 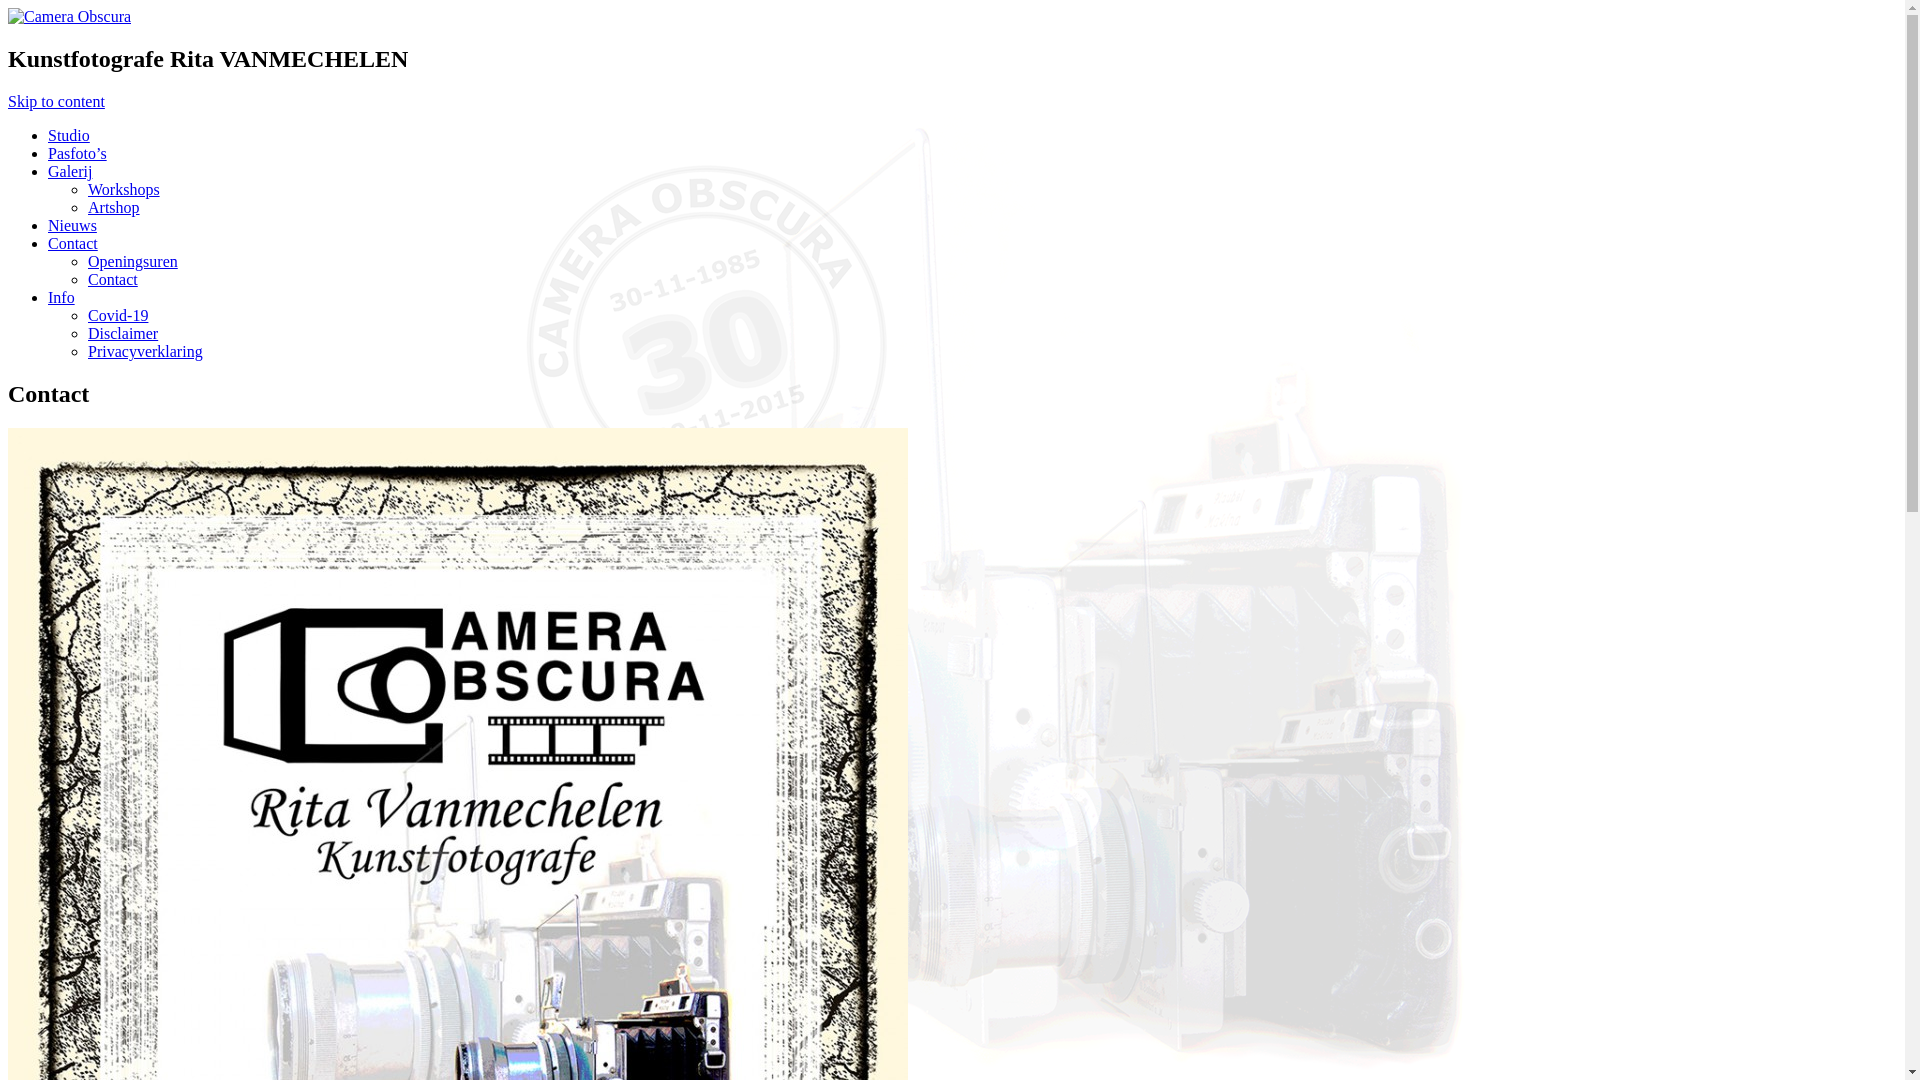 I want to click on 'Galerij', so click(x=70, y=170).